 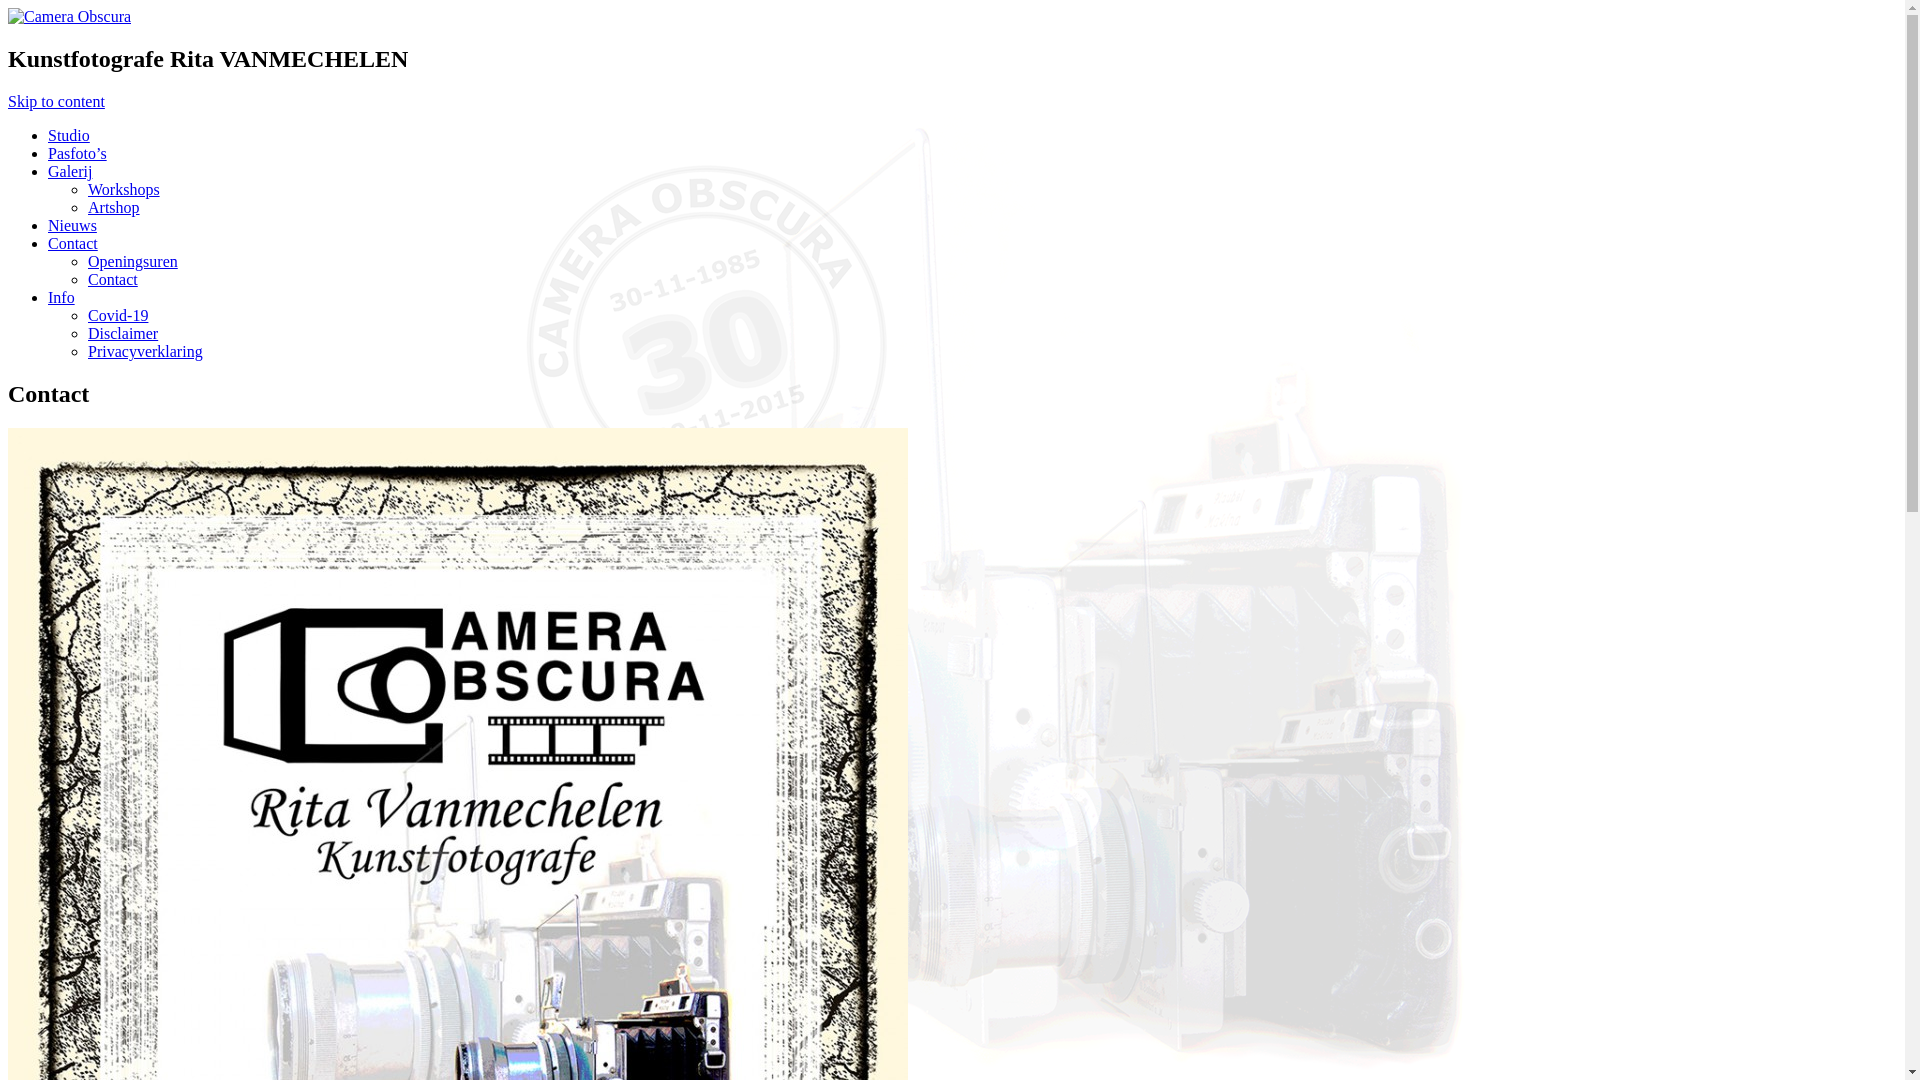 I want to click on 'Galerij', so click(x=70, y=170).